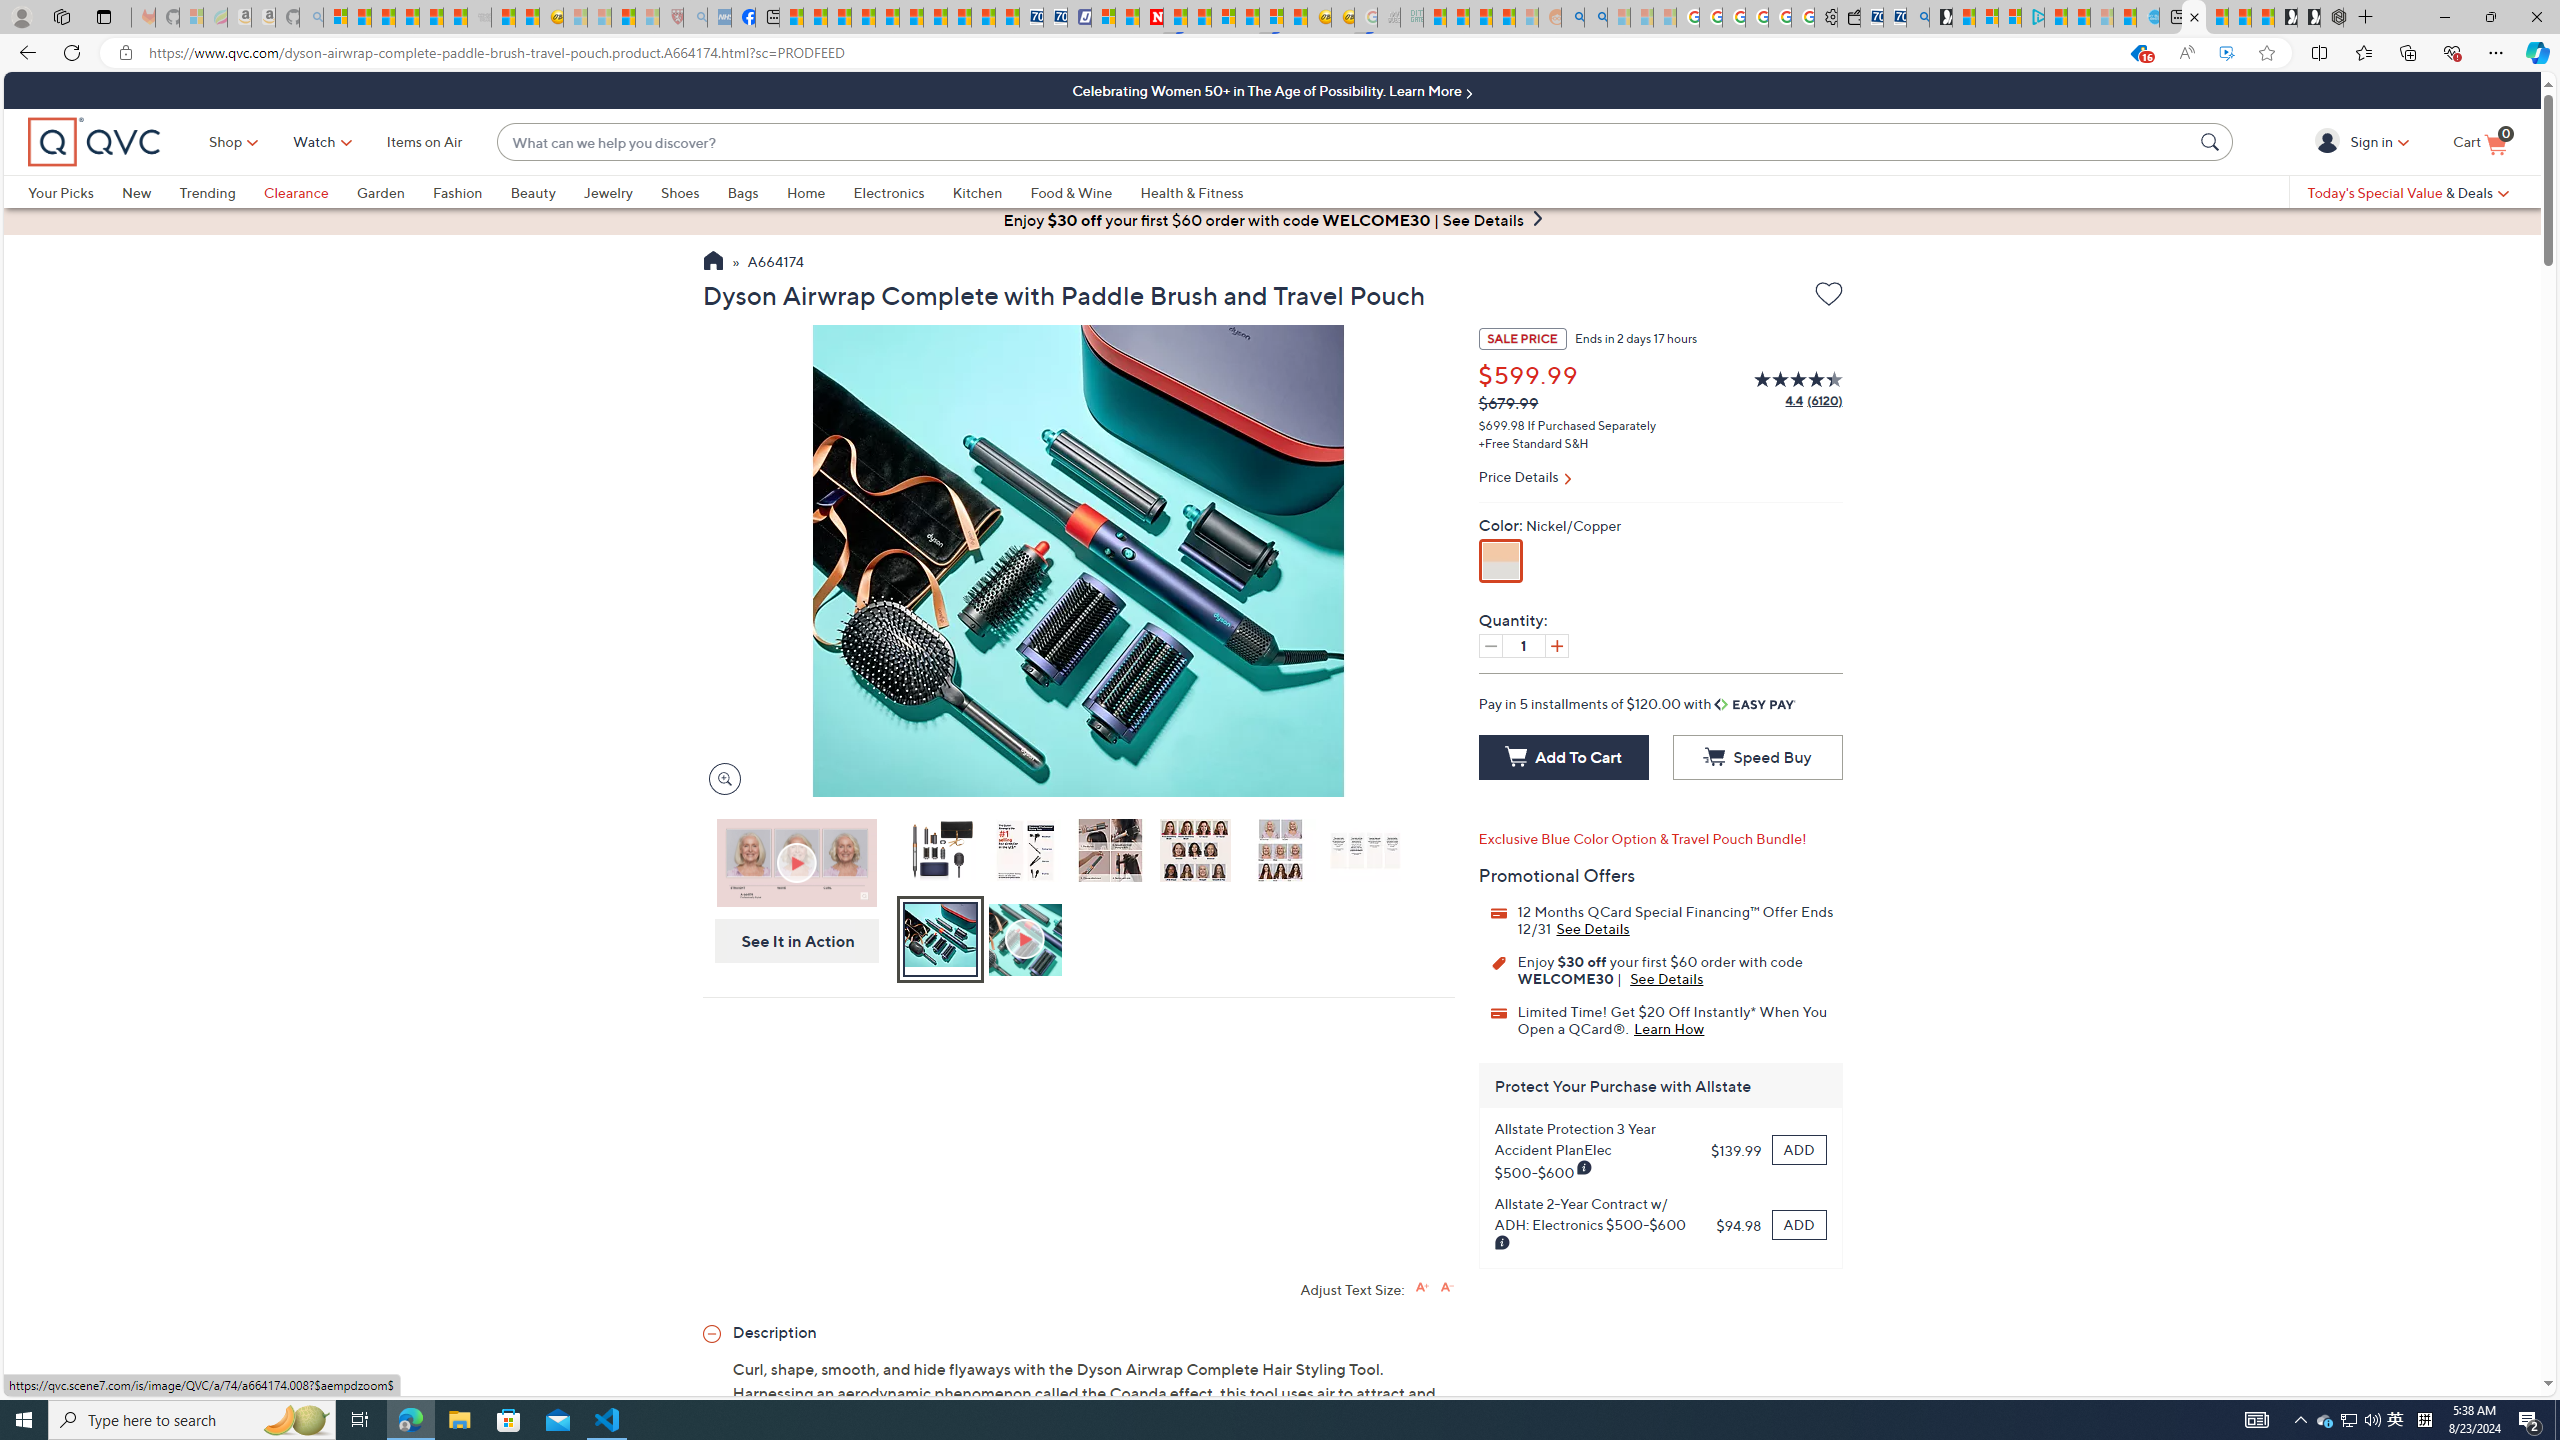  What do you see at coordinates (313, 141) in the screenshot?
I see `'Watch'` at bounding box center [313, 141].